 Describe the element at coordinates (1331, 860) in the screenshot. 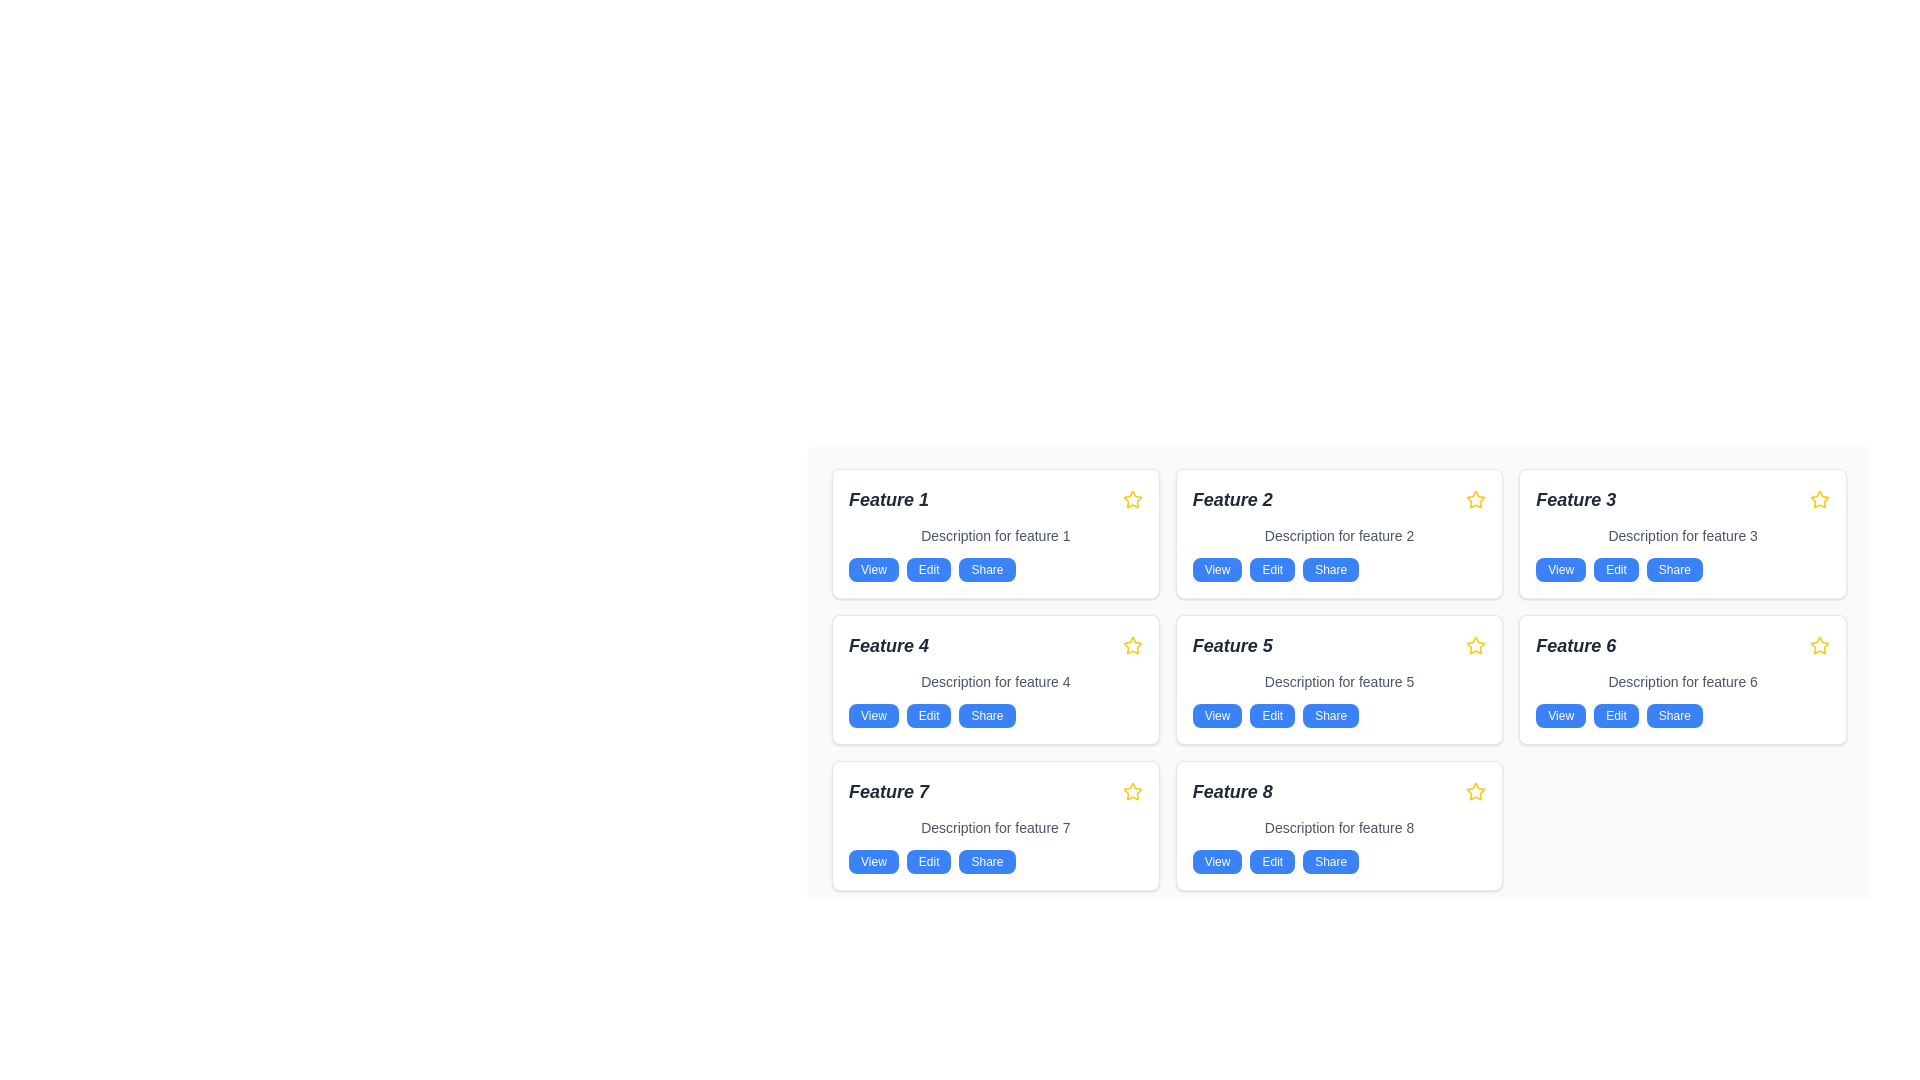

I see `the 'Share' button located in the bottom-right corner of the 'Feature 8' card` at that location.